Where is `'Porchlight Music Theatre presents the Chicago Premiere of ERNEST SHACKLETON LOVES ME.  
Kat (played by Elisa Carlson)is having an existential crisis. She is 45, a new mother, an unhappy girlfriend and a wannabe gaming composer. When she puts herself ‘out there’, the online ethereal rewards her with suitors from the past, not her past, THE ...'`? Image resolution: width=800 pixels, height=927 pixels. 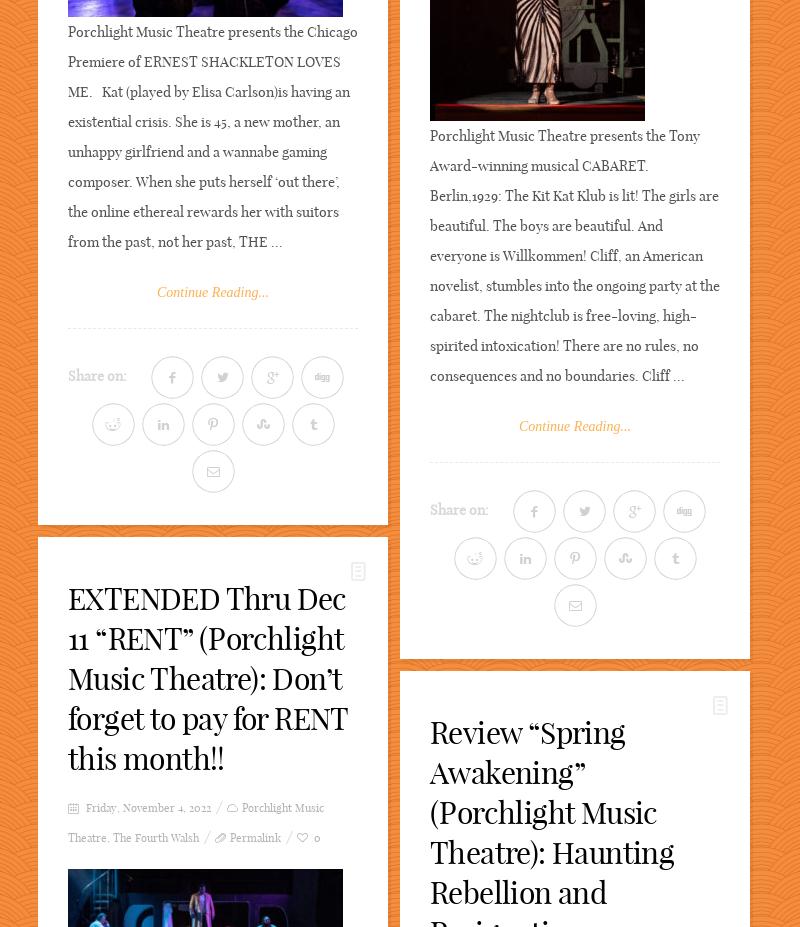 'Porchlight Music Theatre presents the Chicago Premiere of ERNEST SHACKLETON LOVES ME.  
Kat (played by Elisa Carlson)is having an existential crisis. She is 45, a new mother, an unhappy girlfriend and a wannabe gaming composer. When she puts herself ‘out there’, the online ethereal rewards her with suitors from the past, not her past, THE ...' is located at coordinates (212, 136).